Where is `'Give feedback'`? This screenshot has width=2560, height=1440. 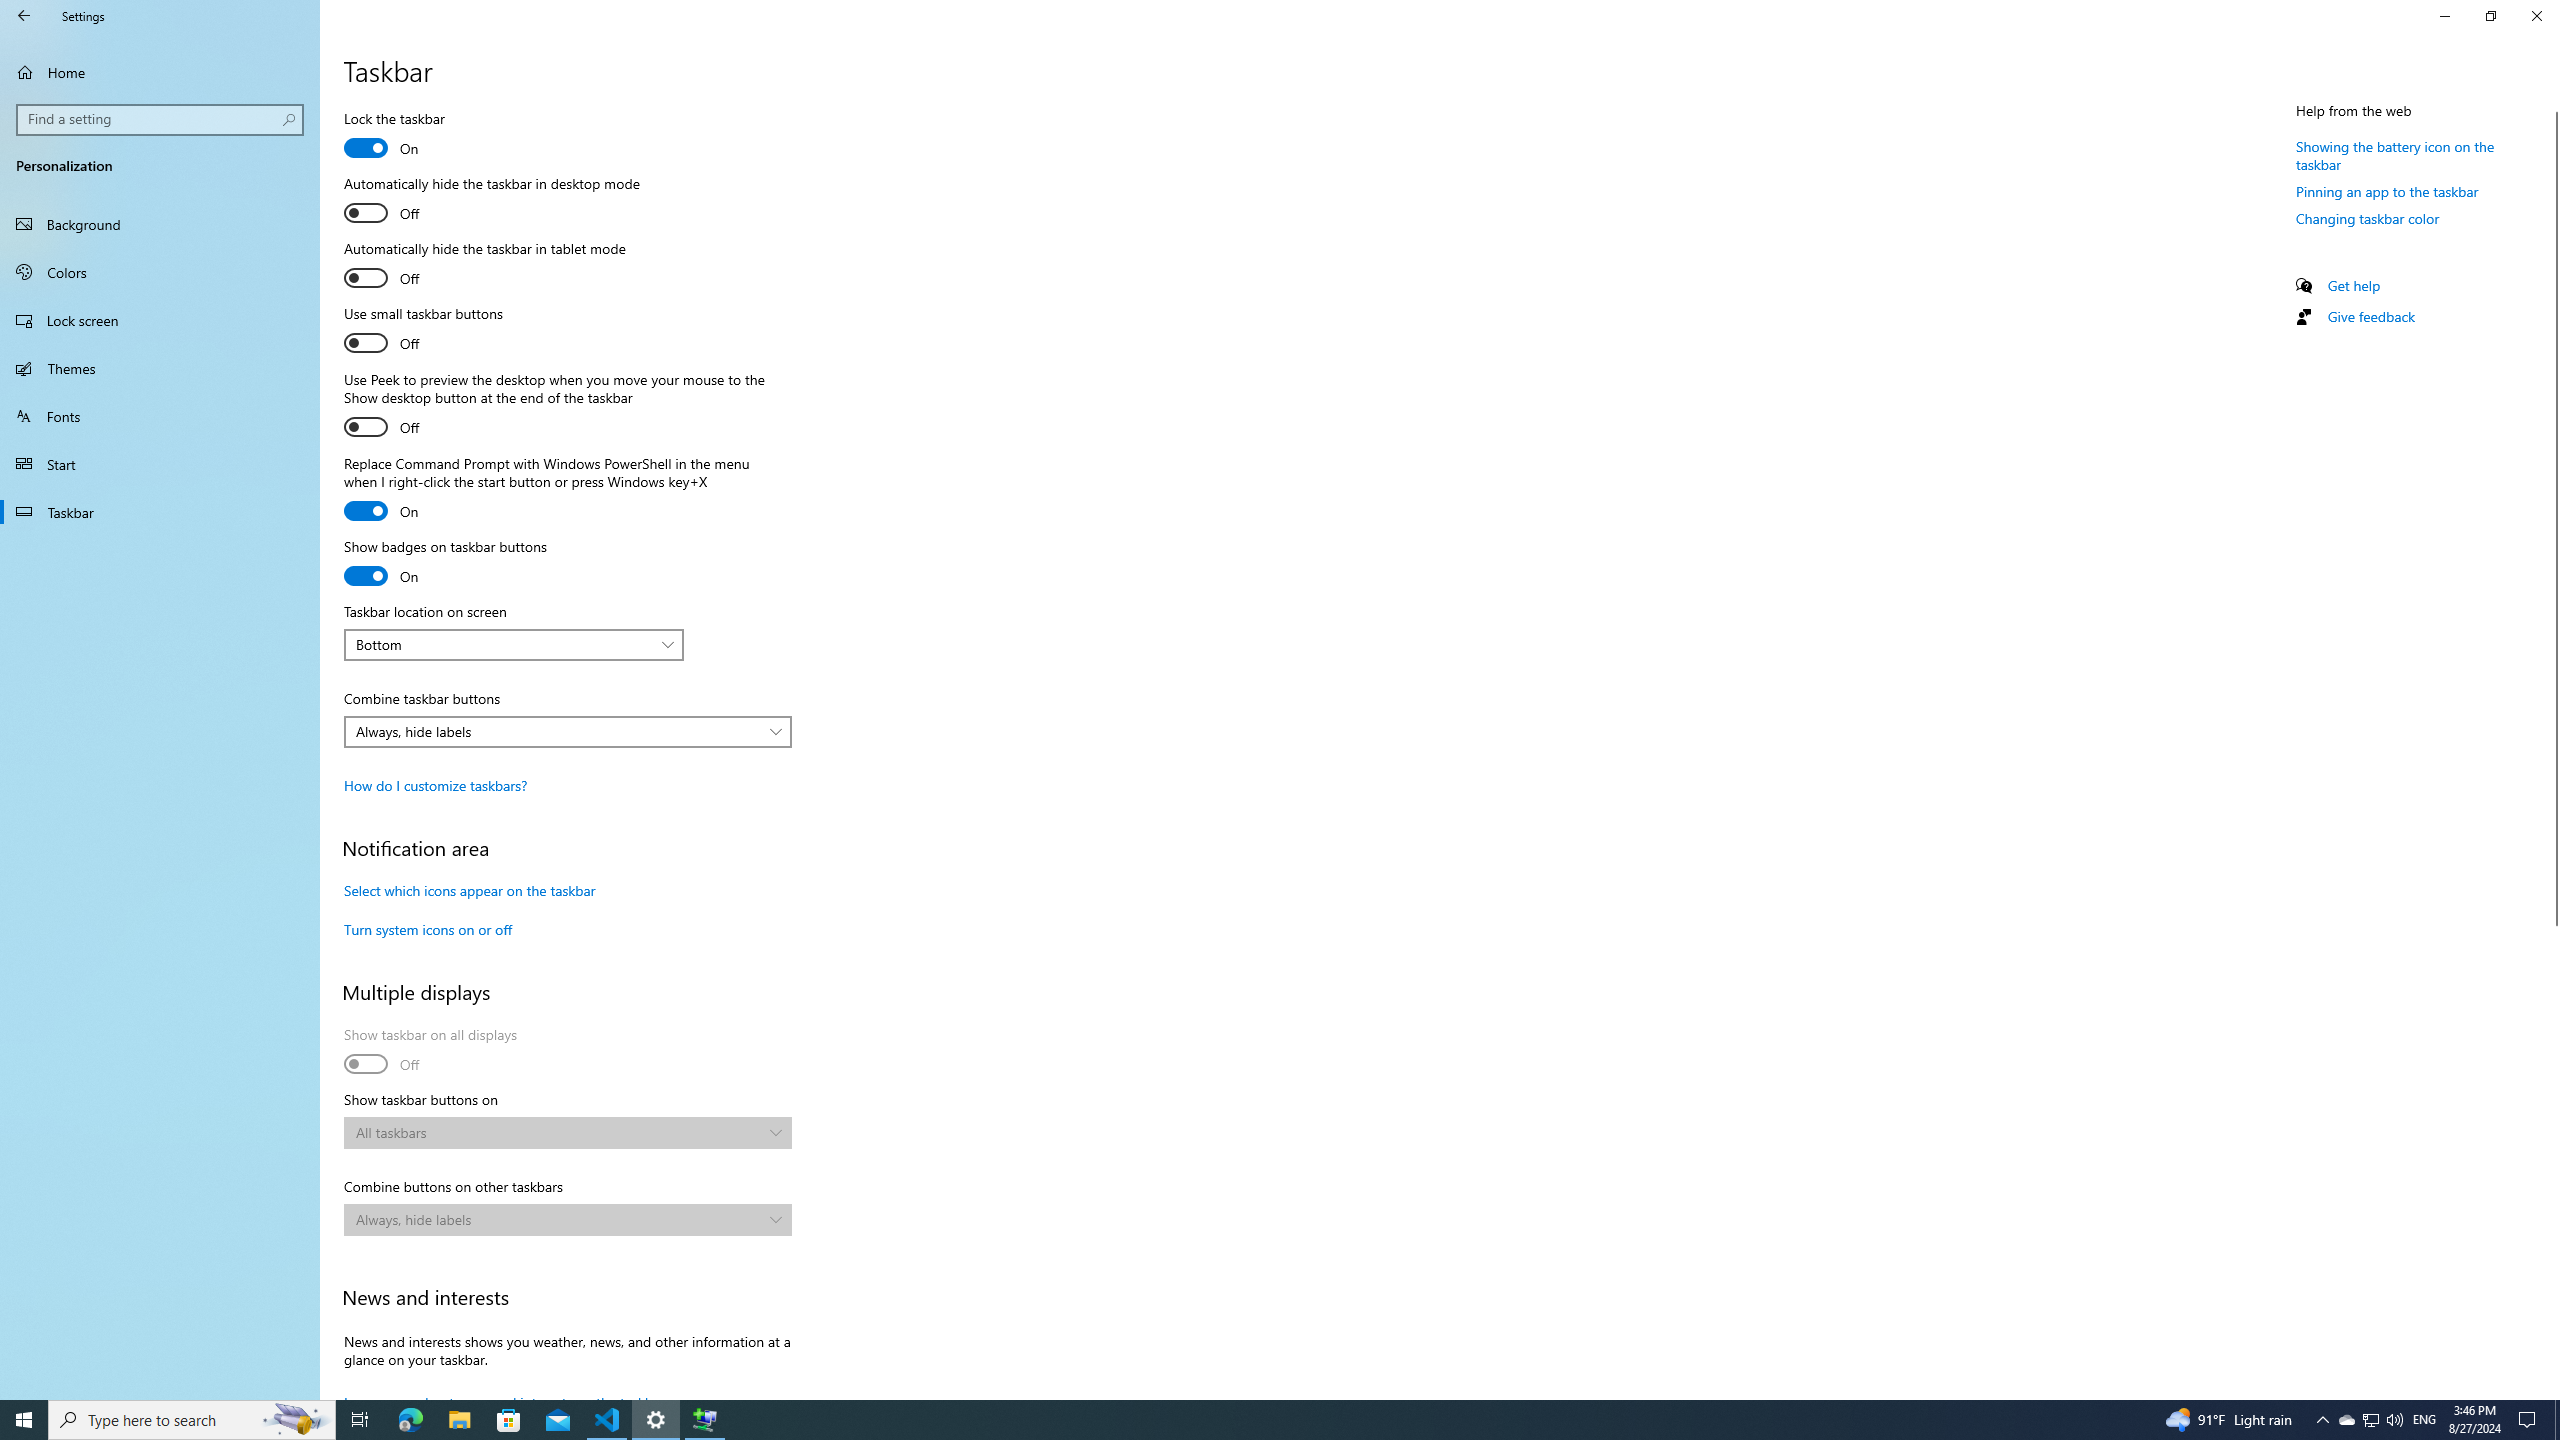
'Give feedback' is located at coordinates (2369, 315).